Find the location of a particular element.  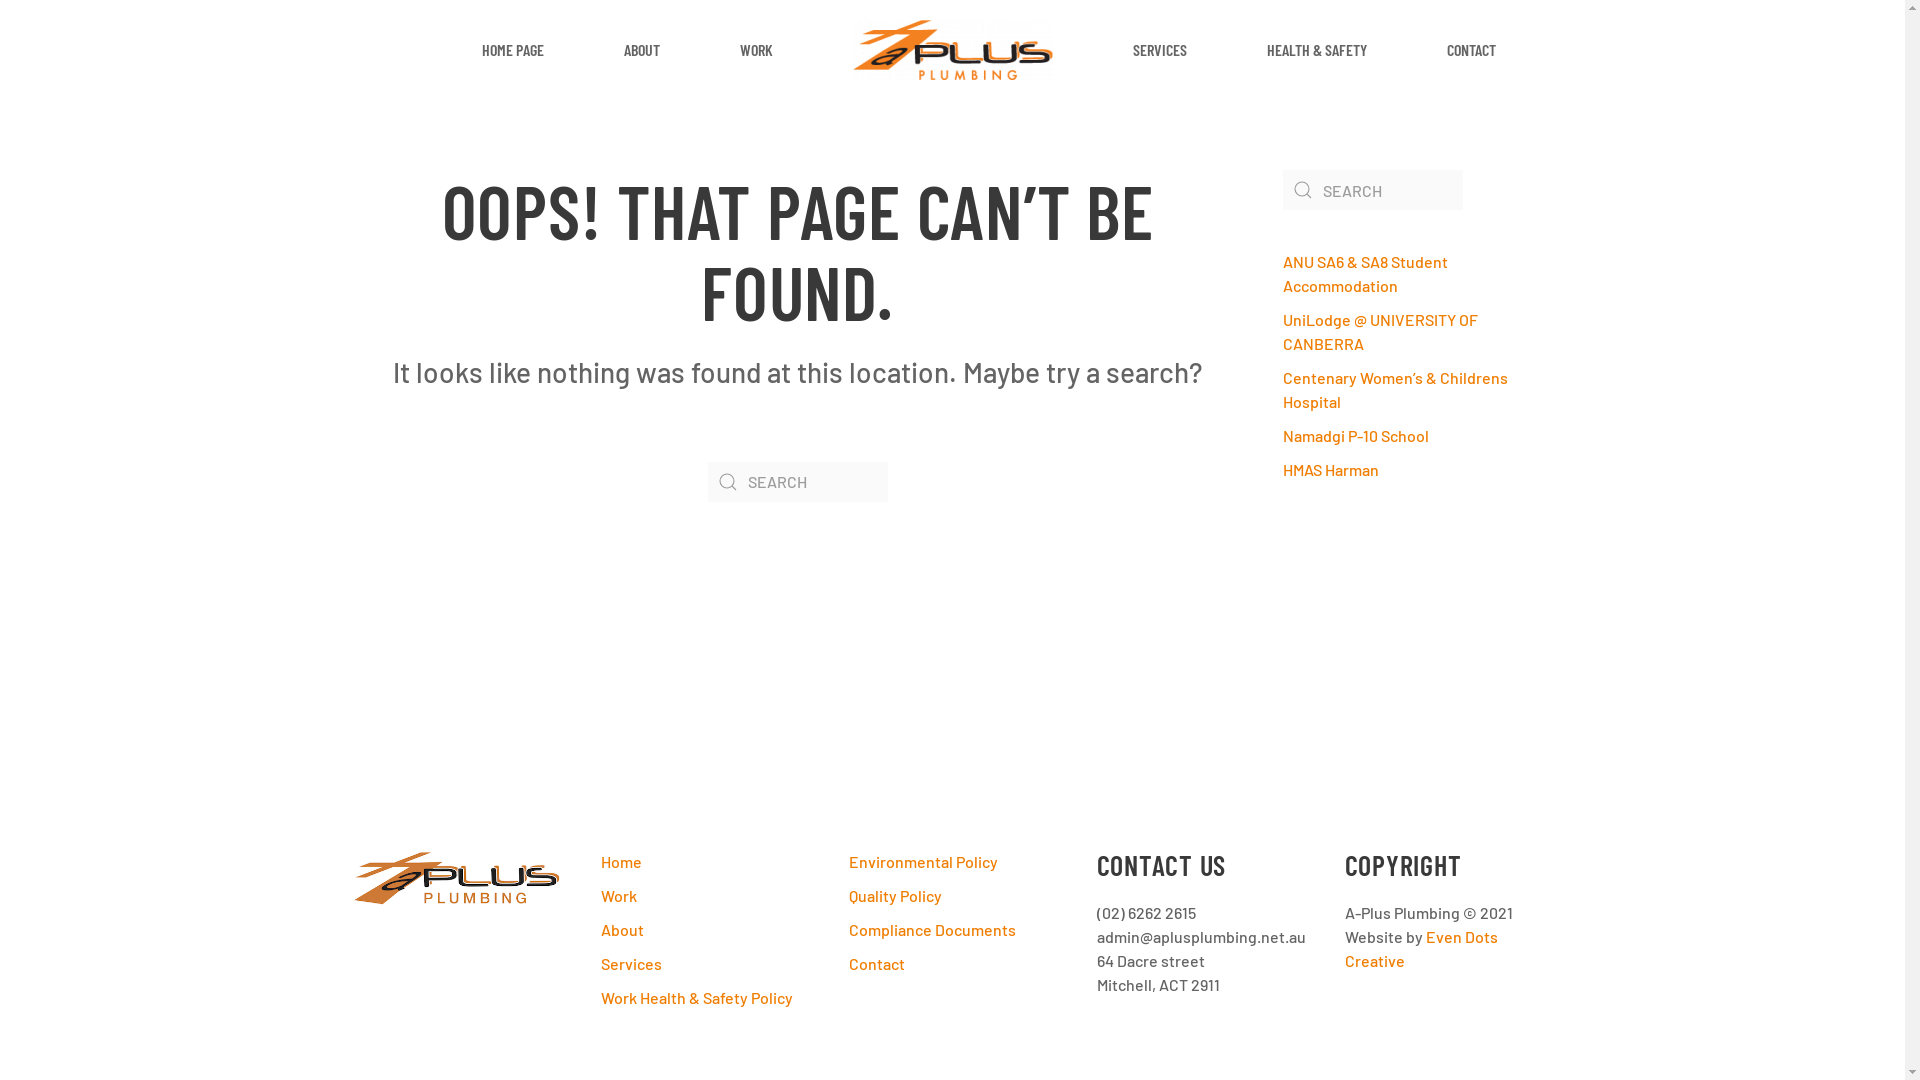

'Work' is located at coordinates (704, 894).